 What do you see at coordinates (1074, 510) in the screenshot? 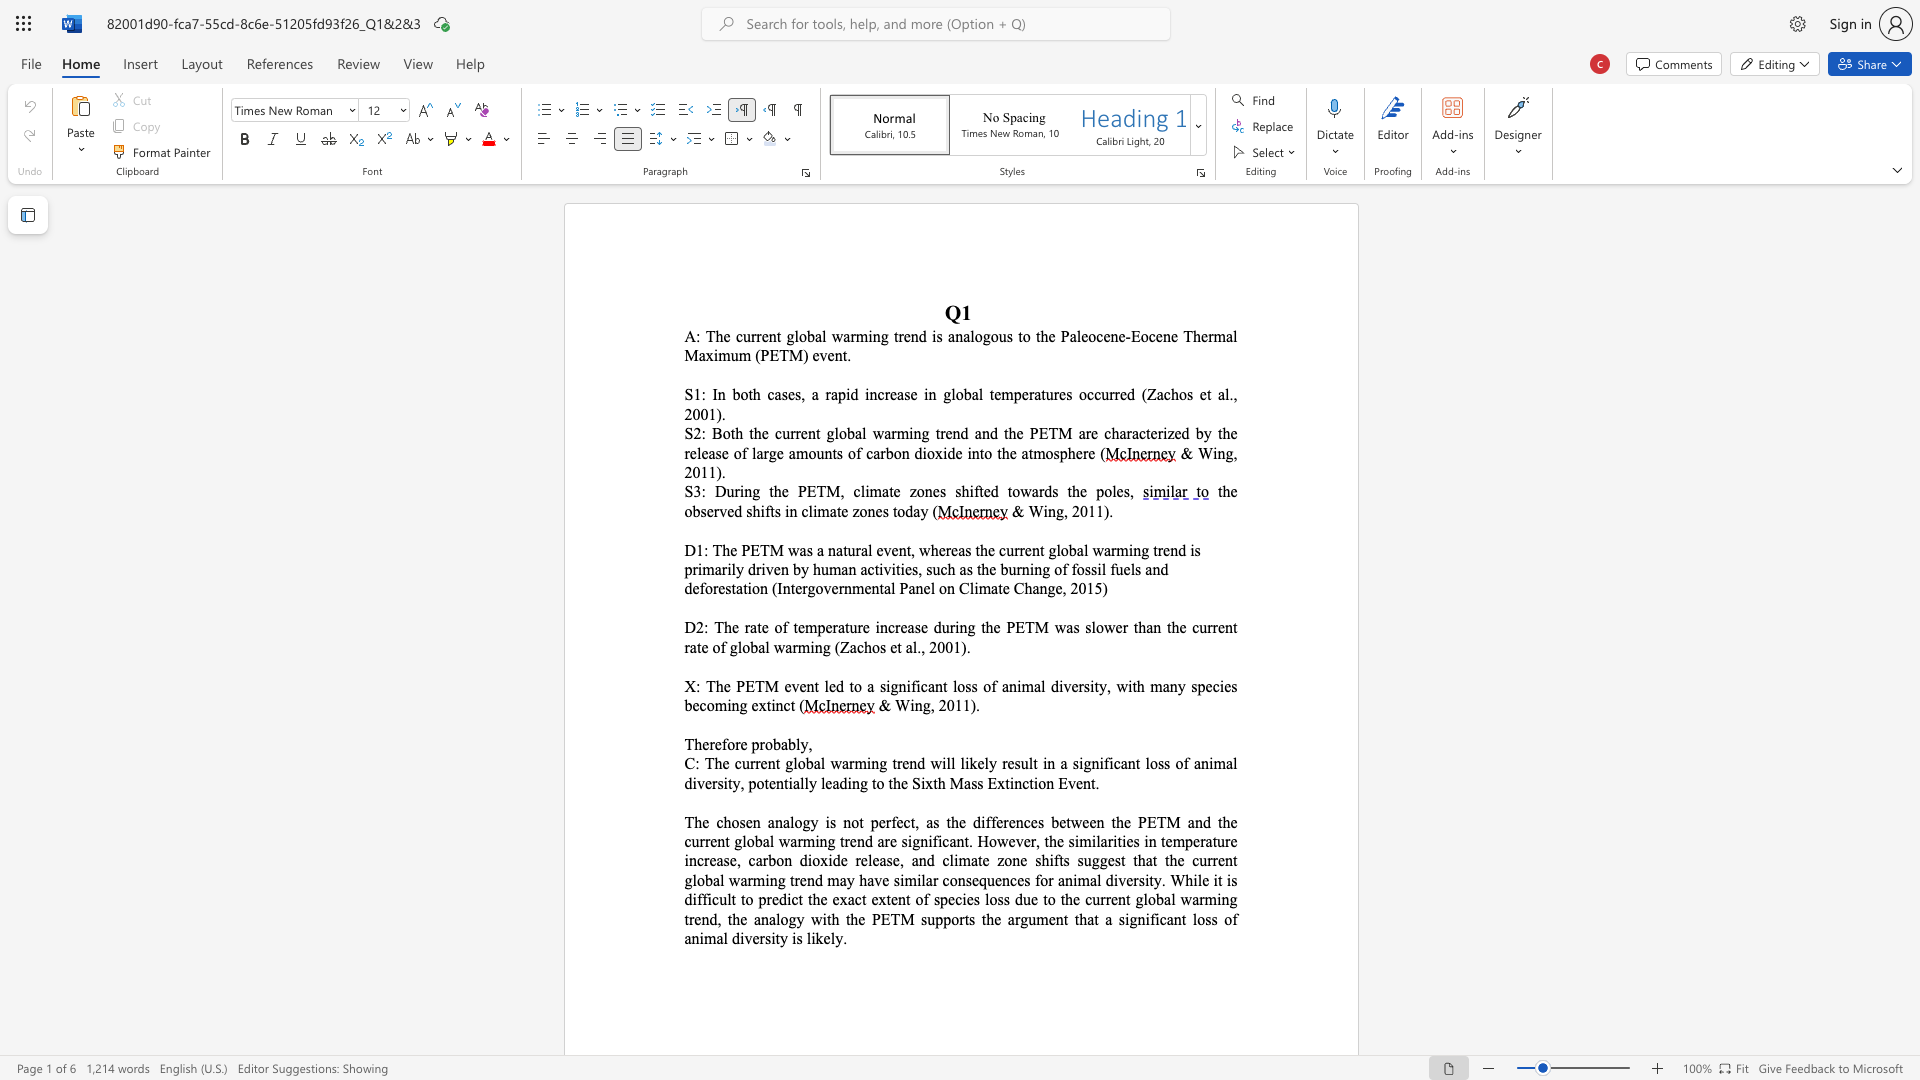
I see `the 1th character "2" in the text` at bounding box center [1074, 510].